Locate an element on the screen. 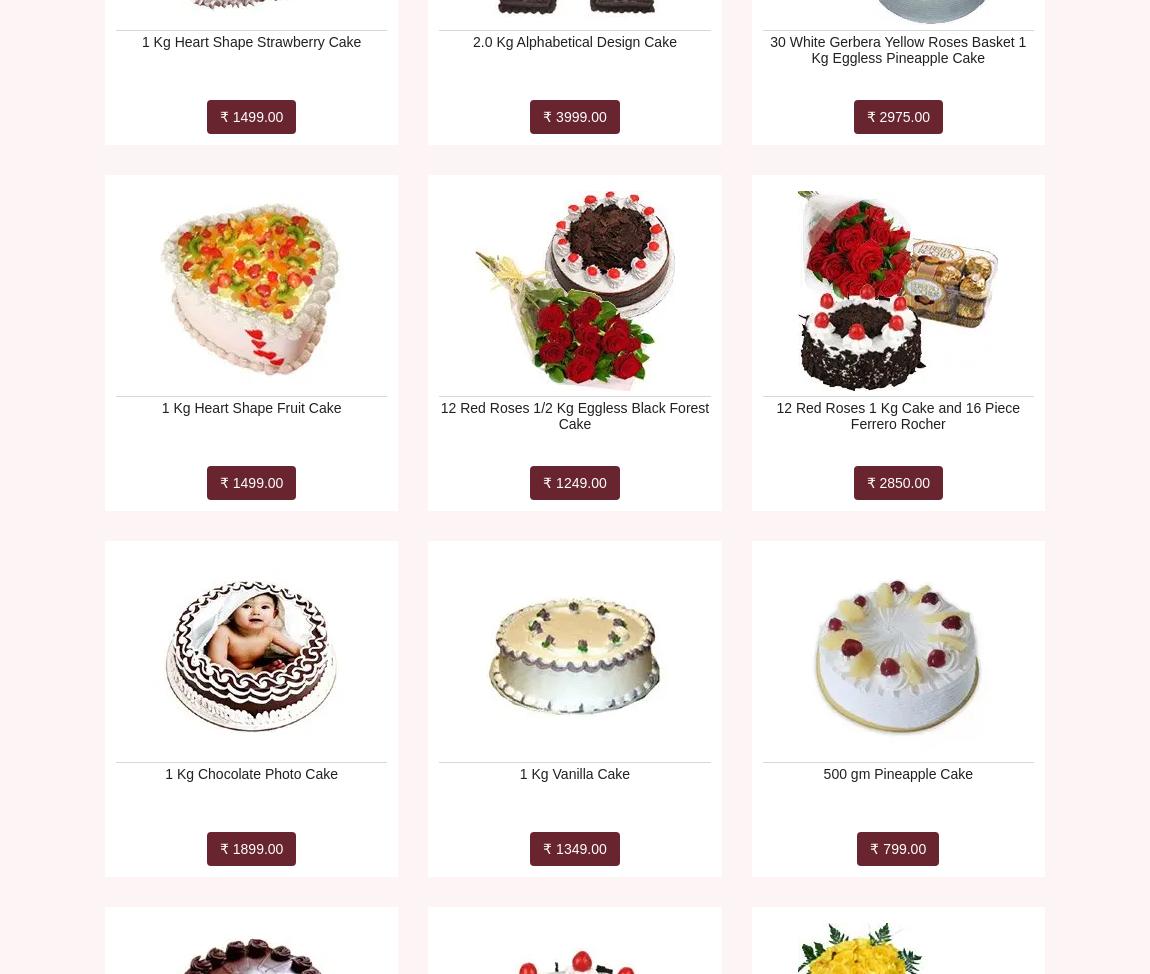  '12 Red Roses 1/2 Kg Eggless Black Forest Cake' is located at coordinates (439, 414).